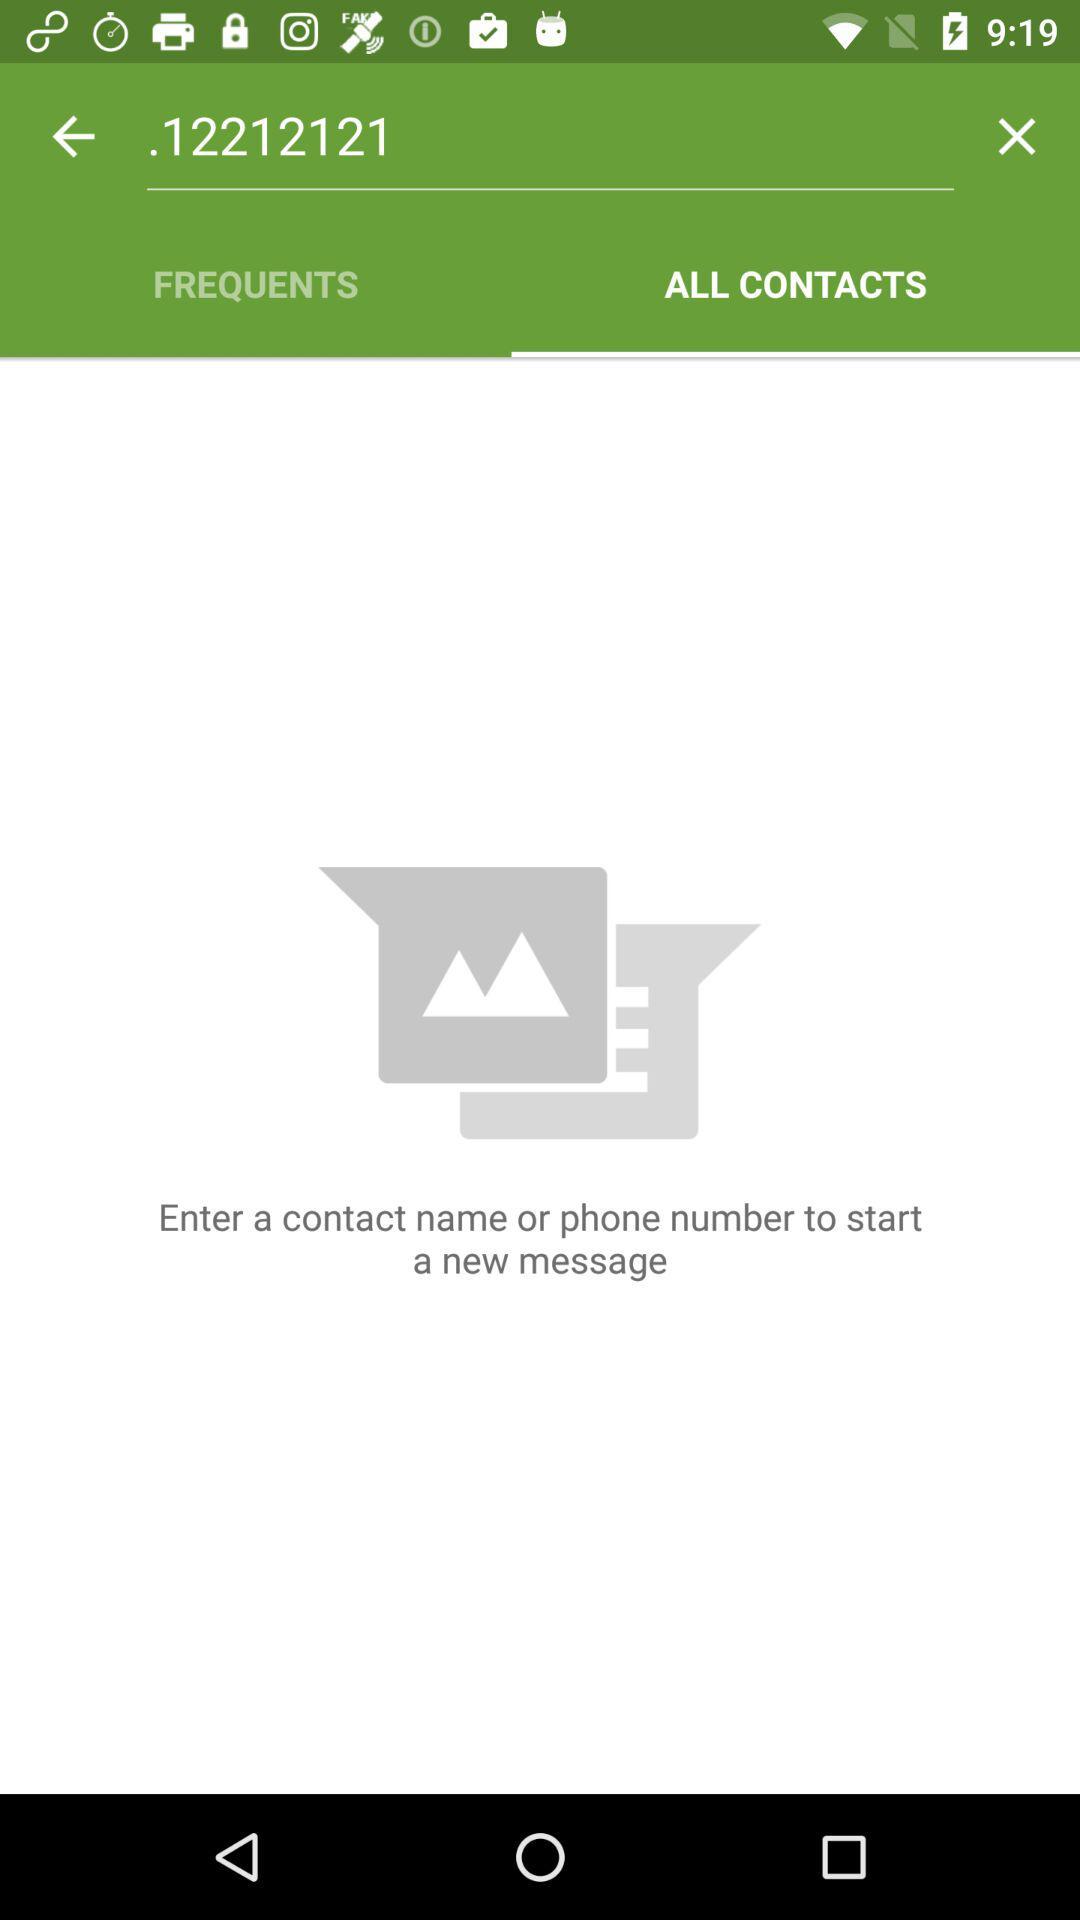  What do you see at coordinates (254, 282) in the screenshot?
I see `item to the left of all contacts` at bounding box center [254, 282].